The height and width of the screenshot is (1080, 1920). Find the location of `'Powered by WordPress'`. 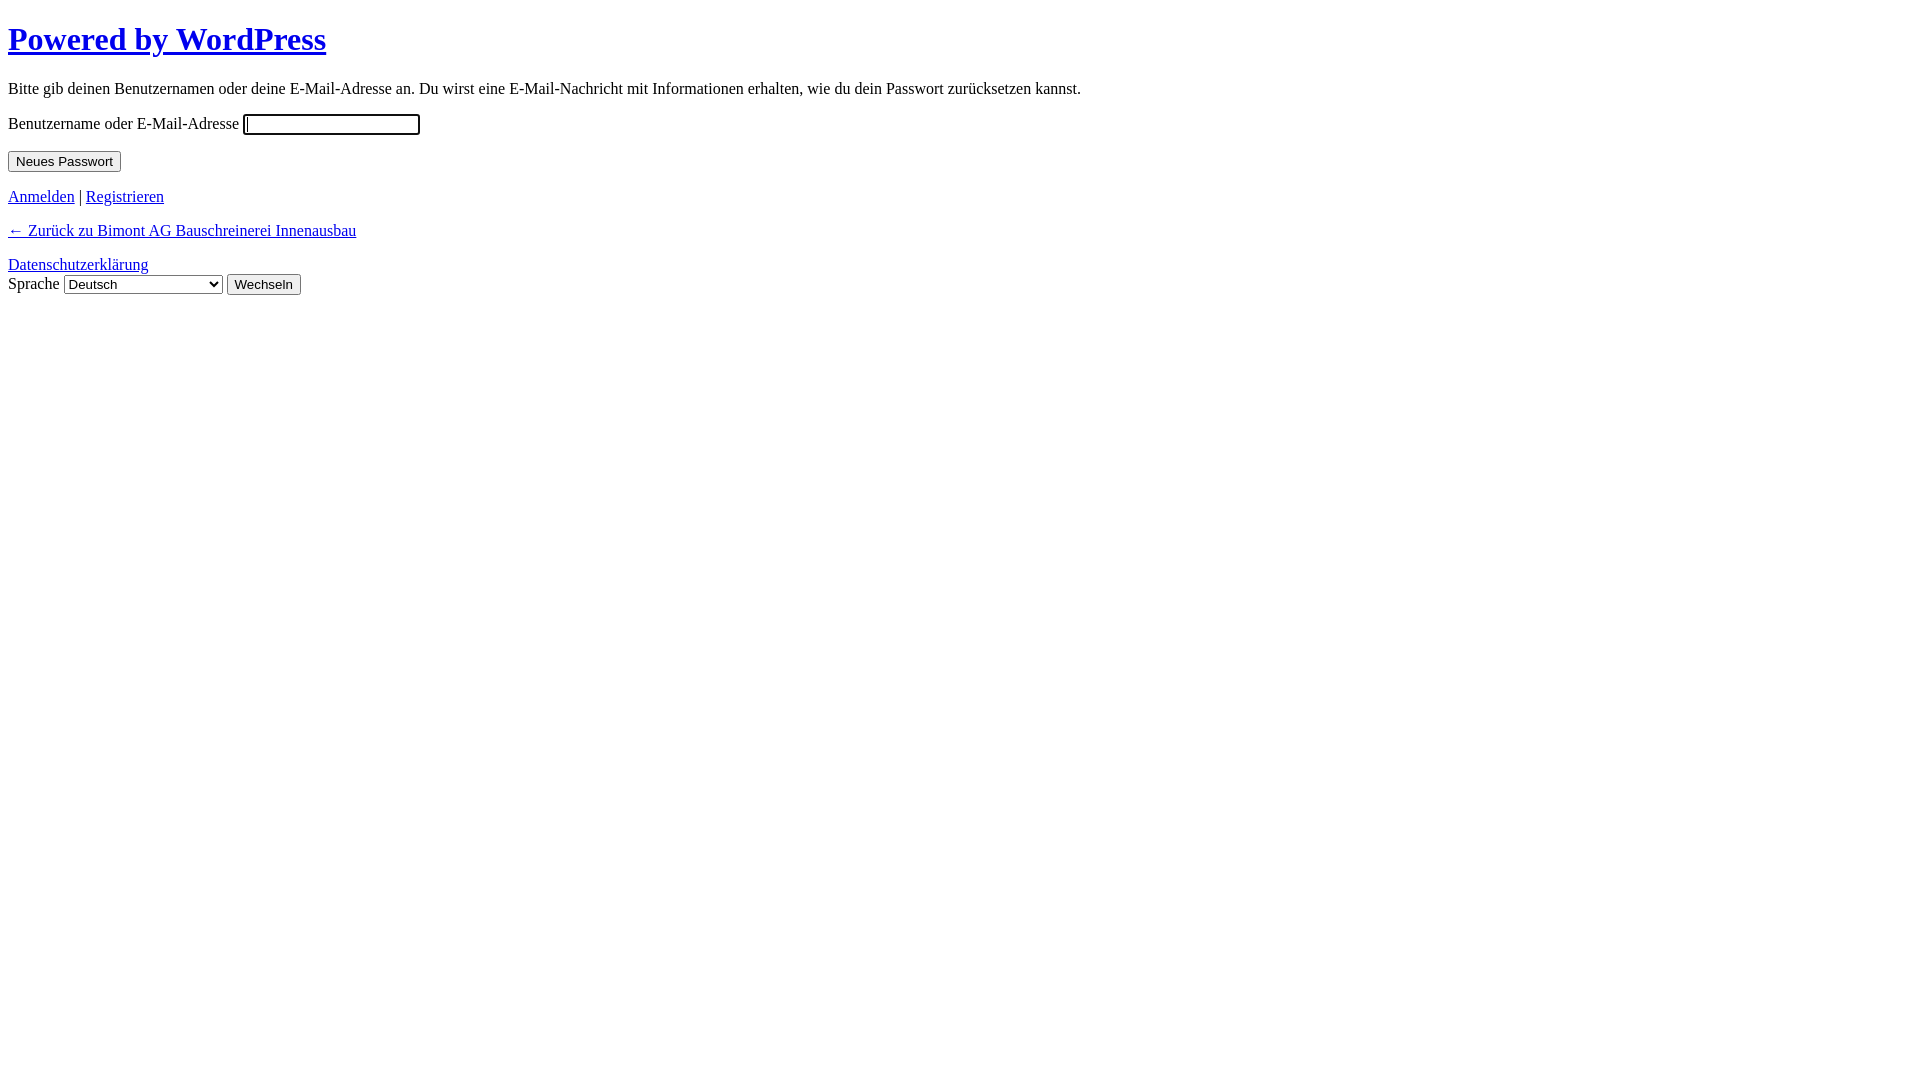

'Powered by WordPress' is located at coordinates (8, 38).